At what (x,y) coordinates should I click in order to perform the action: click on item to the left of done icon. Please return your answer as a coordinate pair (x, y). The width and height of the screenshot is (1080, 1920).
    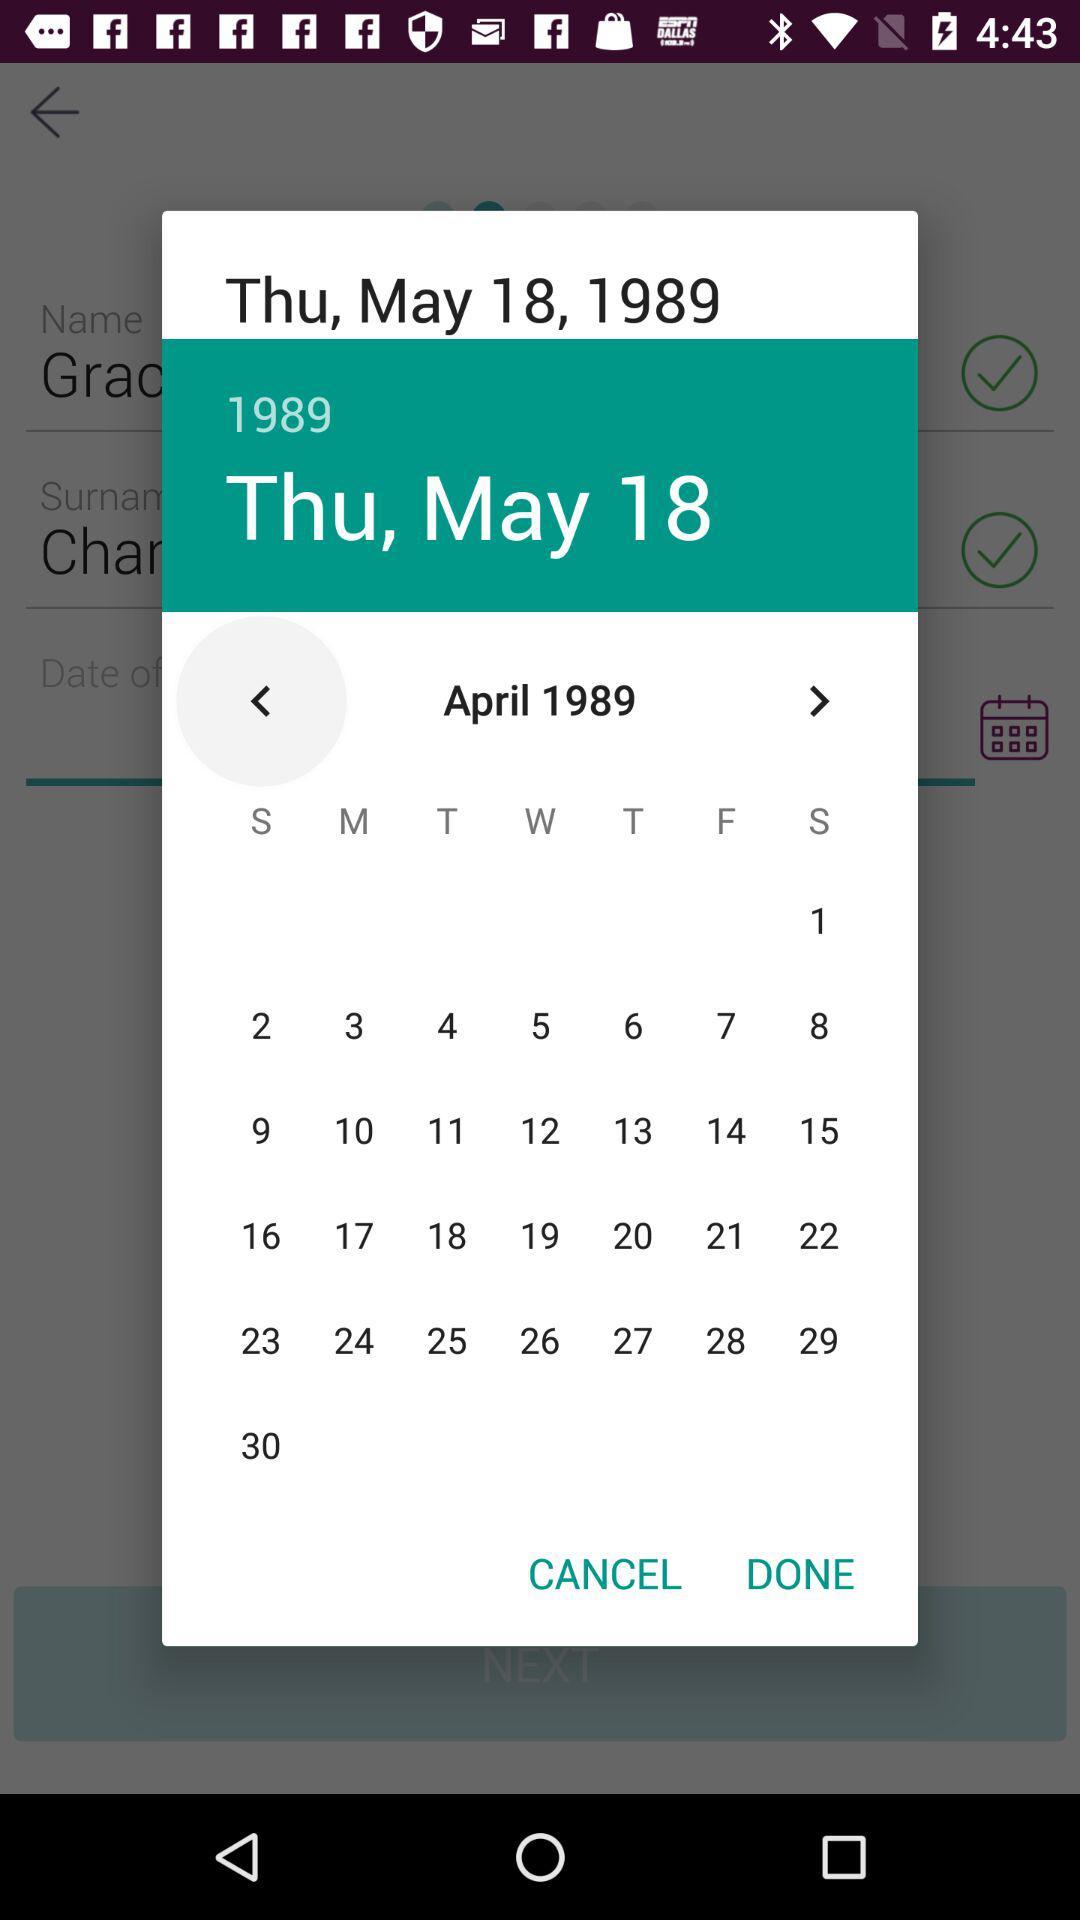
    Looking at the image, I should click on (604, 1571).